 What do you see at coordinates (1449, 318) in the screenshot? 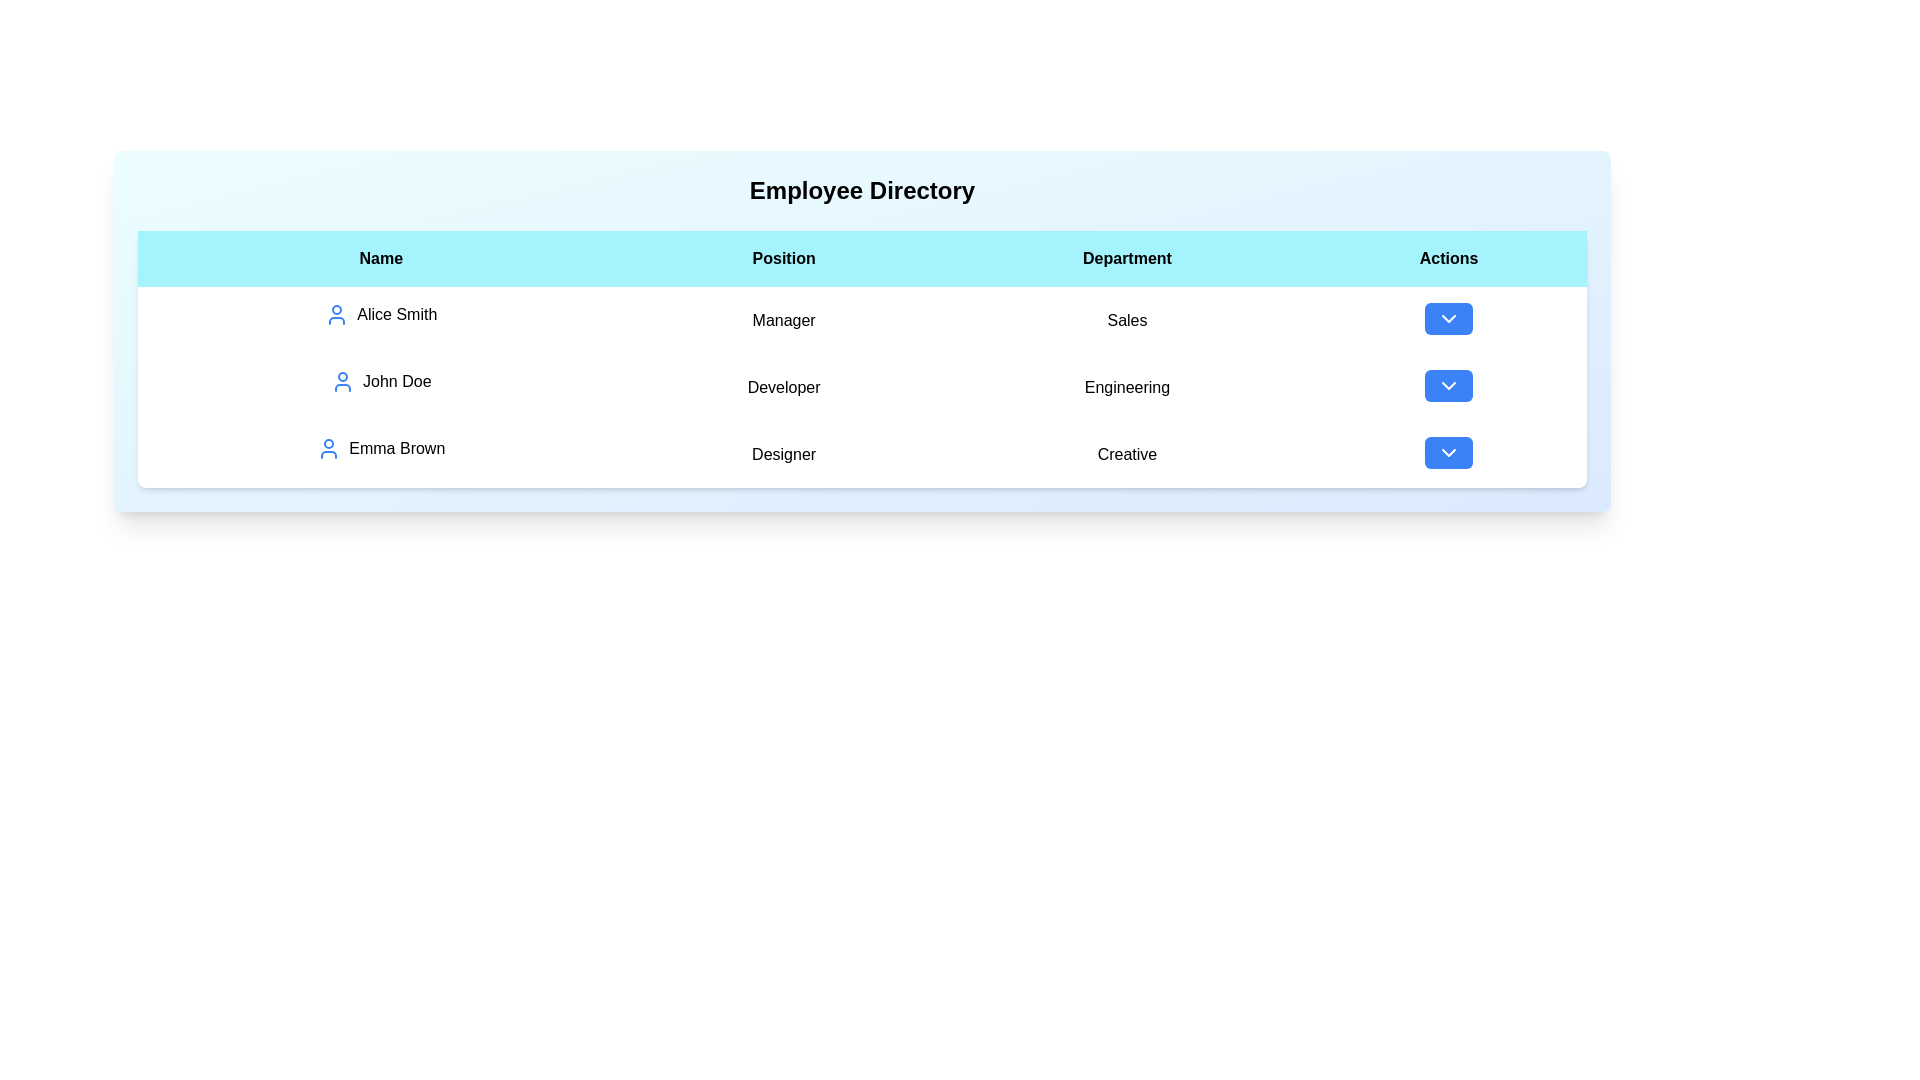
I see `the downward chevron icon within the first button in the 'Actions' column of the first row in the table` at bounding box center [1449, 318].